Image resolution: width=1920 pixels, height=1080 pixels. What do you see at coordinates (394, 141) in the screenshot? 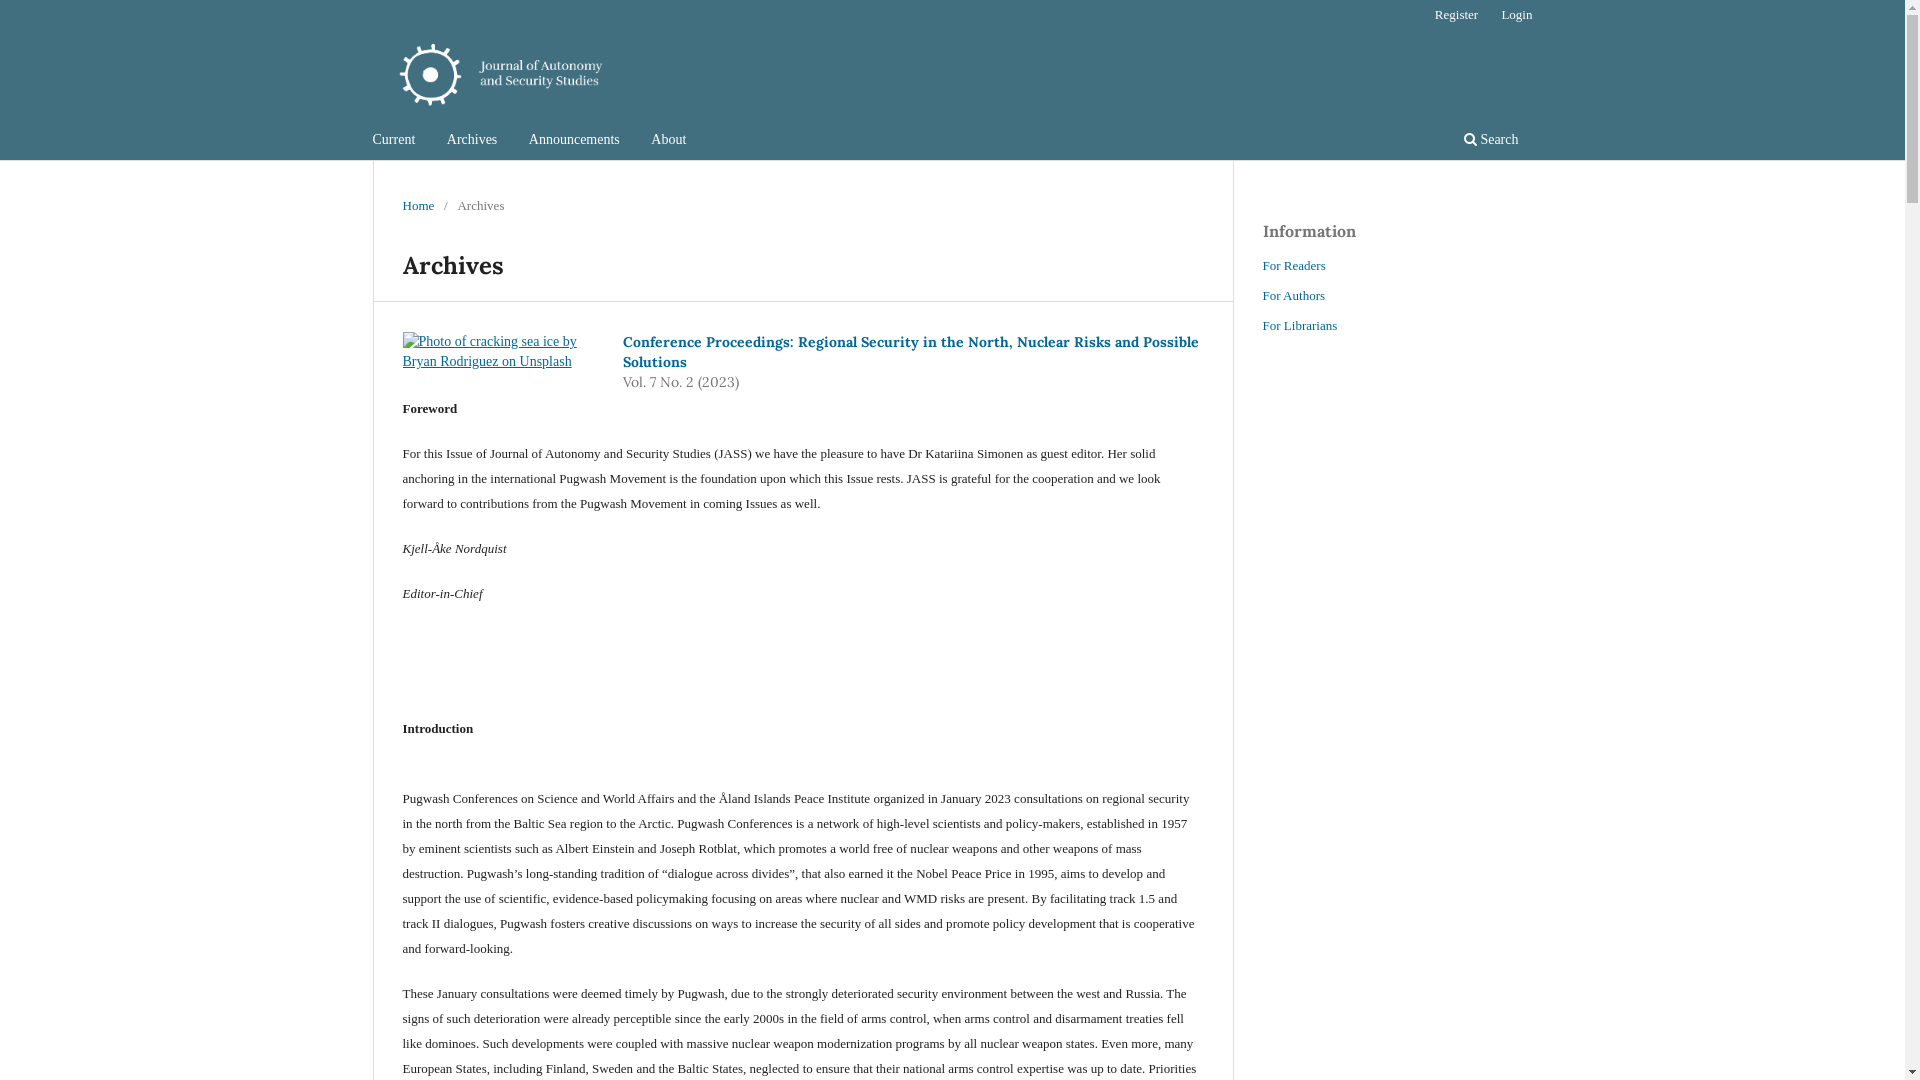
I see `'Current'` at bounding box center [394, 141].